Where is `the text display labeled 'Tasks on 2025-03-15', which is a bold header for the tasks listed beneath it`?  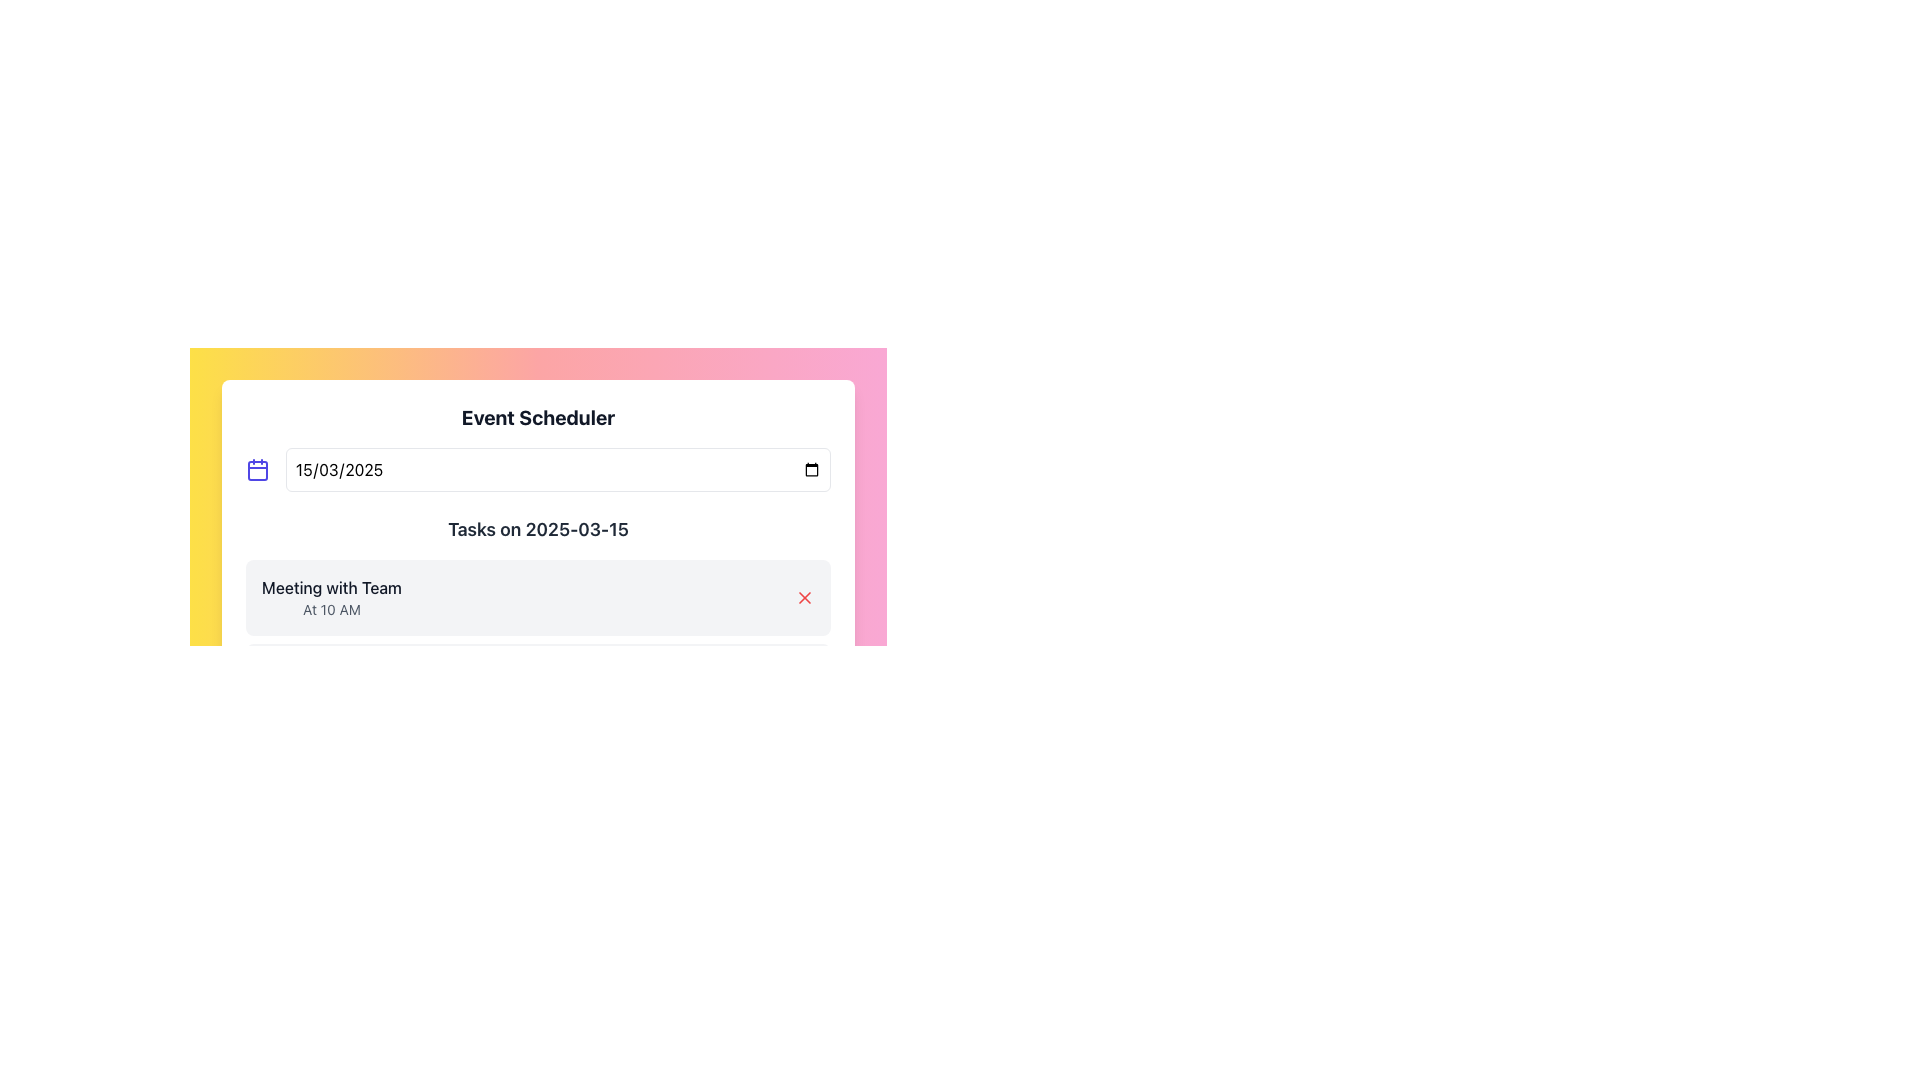
the text display labeled 'Tasks on 2025-03-15', which is a bold header for the tasks listed beneath it is located at coordinates (538, 528).